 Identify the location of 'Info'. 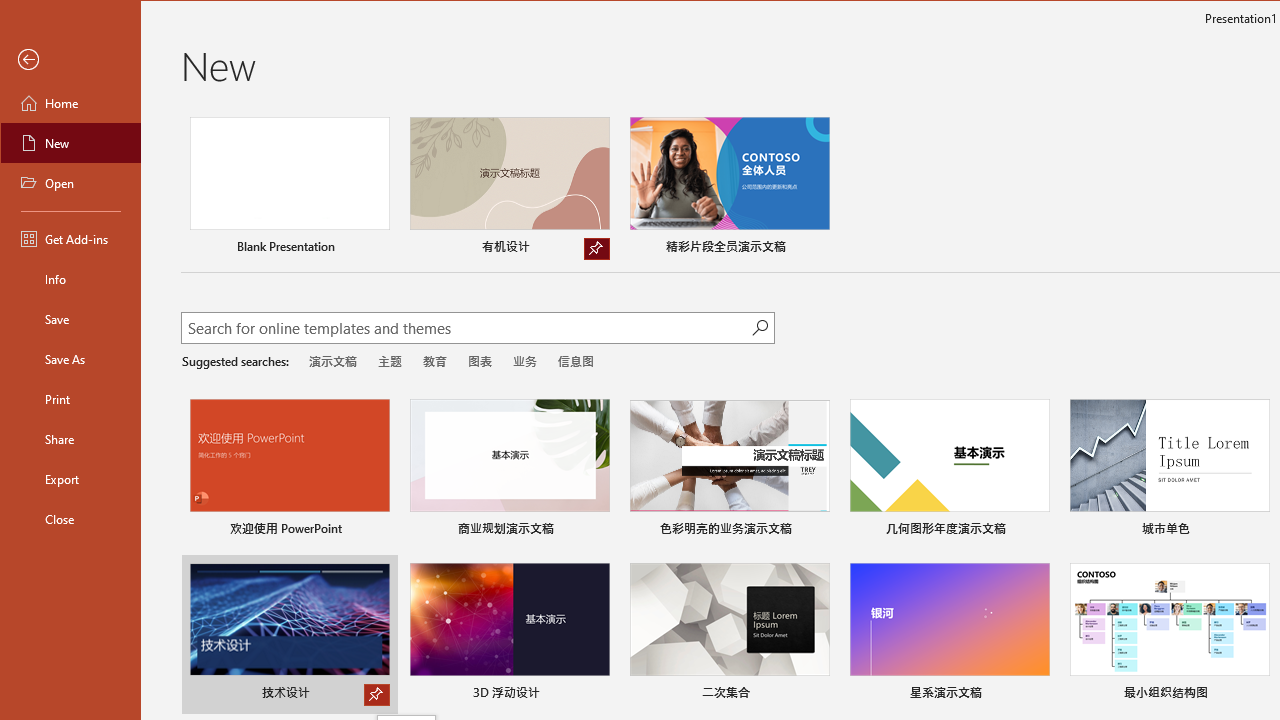
(71, 279).